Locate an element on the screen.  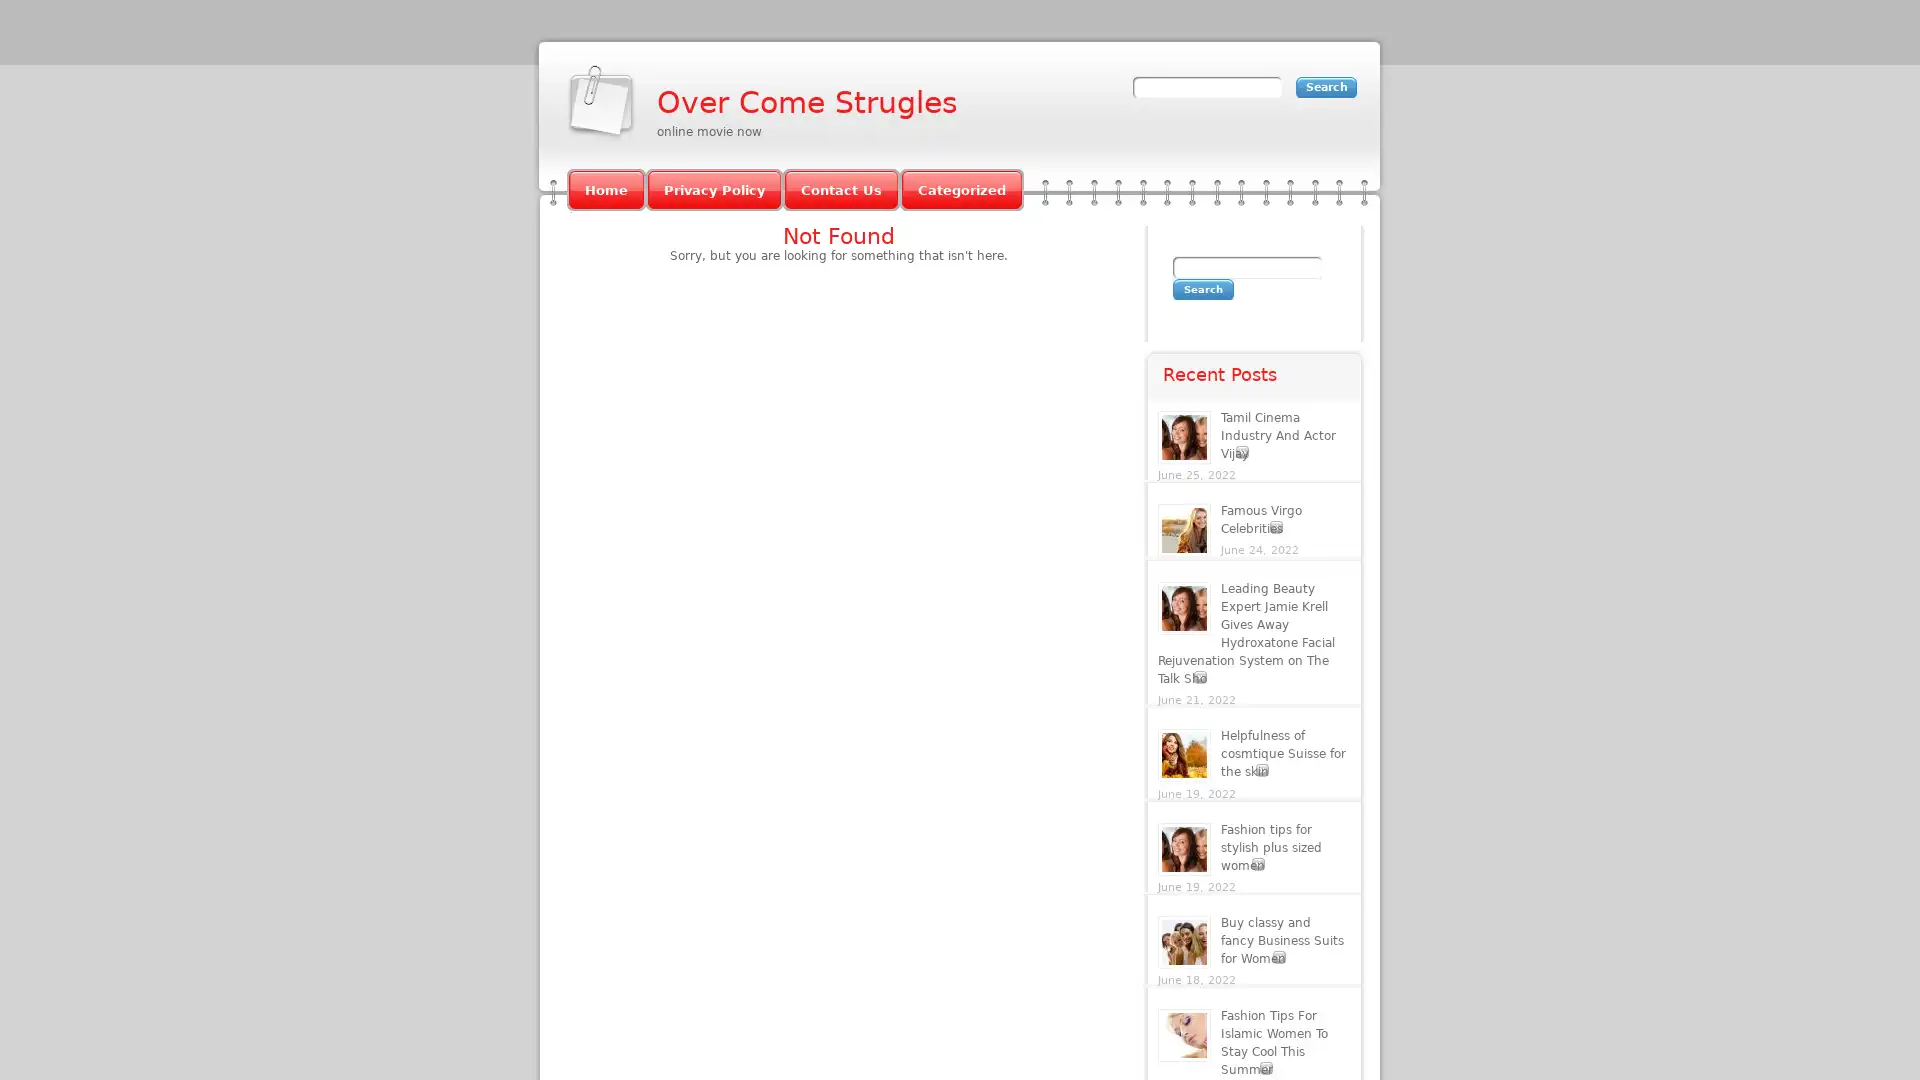
Search is located at coordinates (1202, 289).